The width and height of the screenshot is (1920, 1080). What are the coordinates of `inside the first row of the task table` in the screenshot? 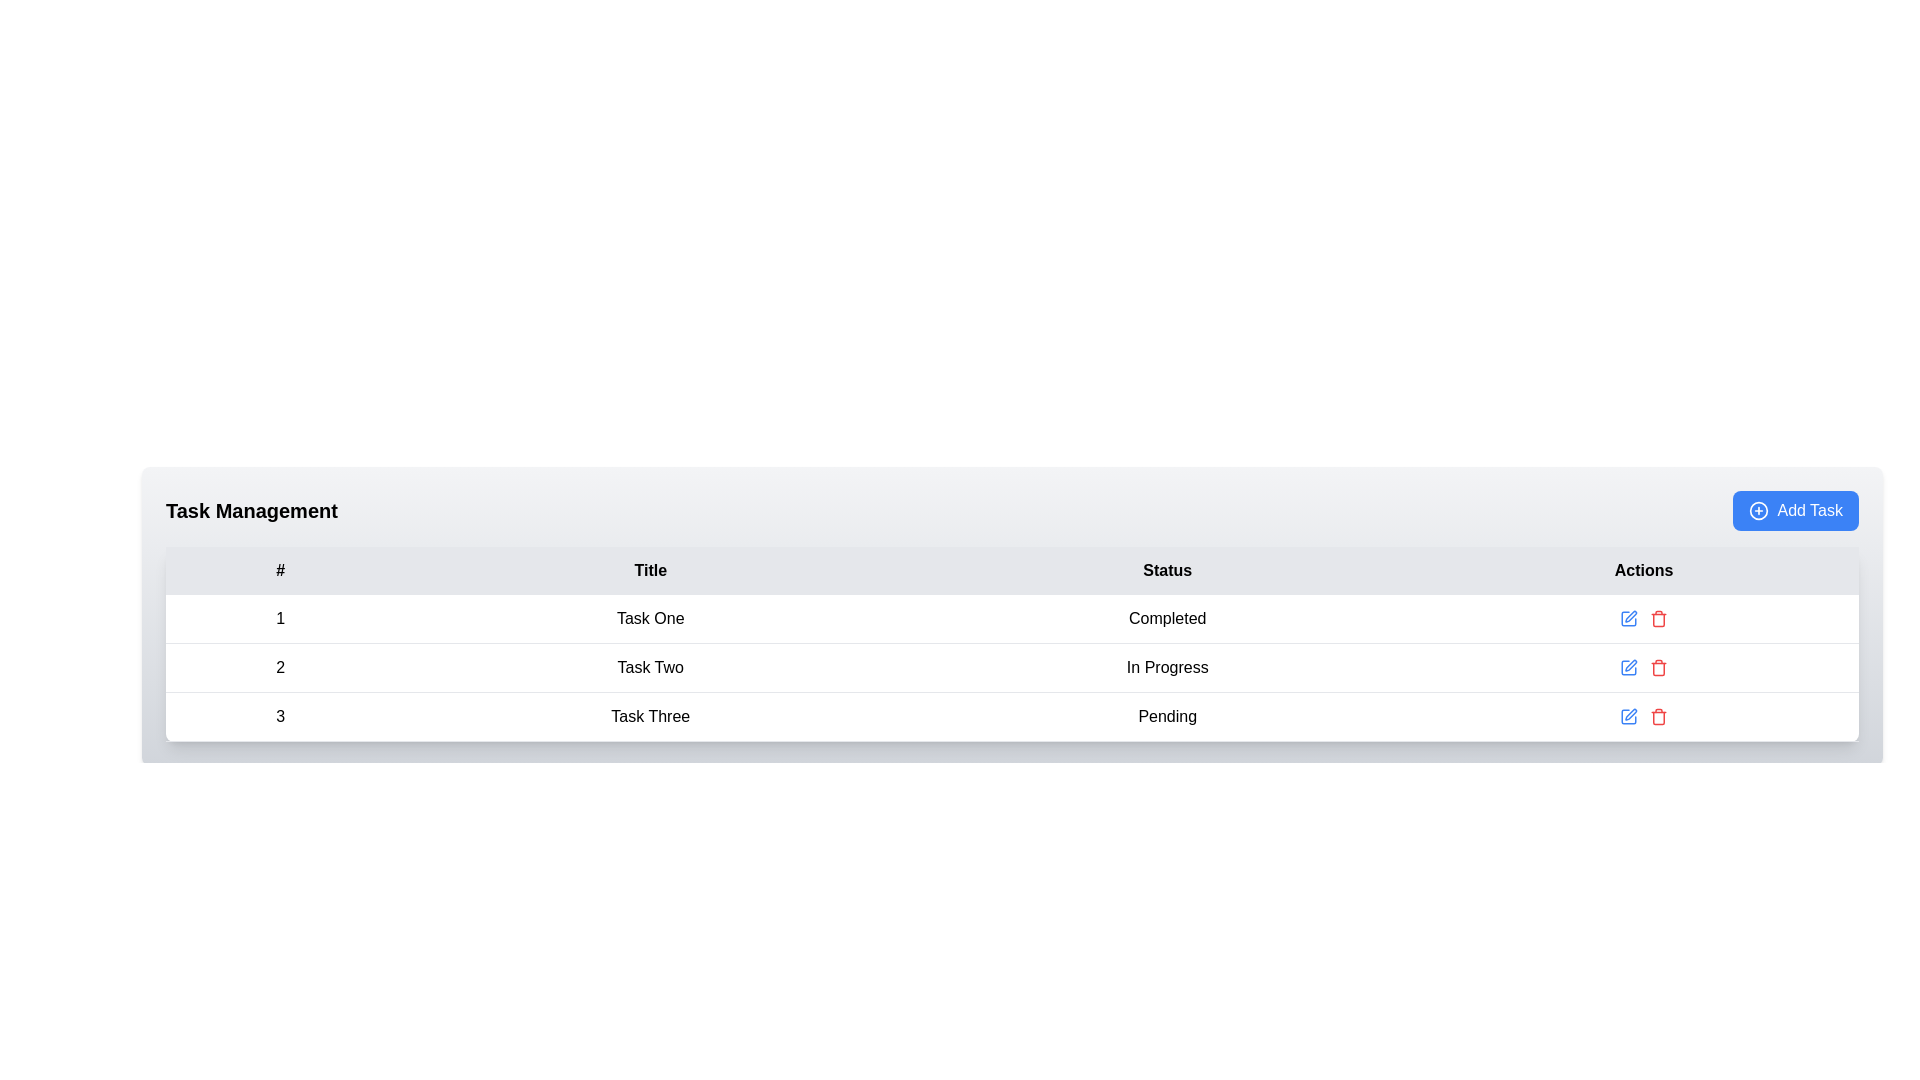 It's located at (1012, 618).